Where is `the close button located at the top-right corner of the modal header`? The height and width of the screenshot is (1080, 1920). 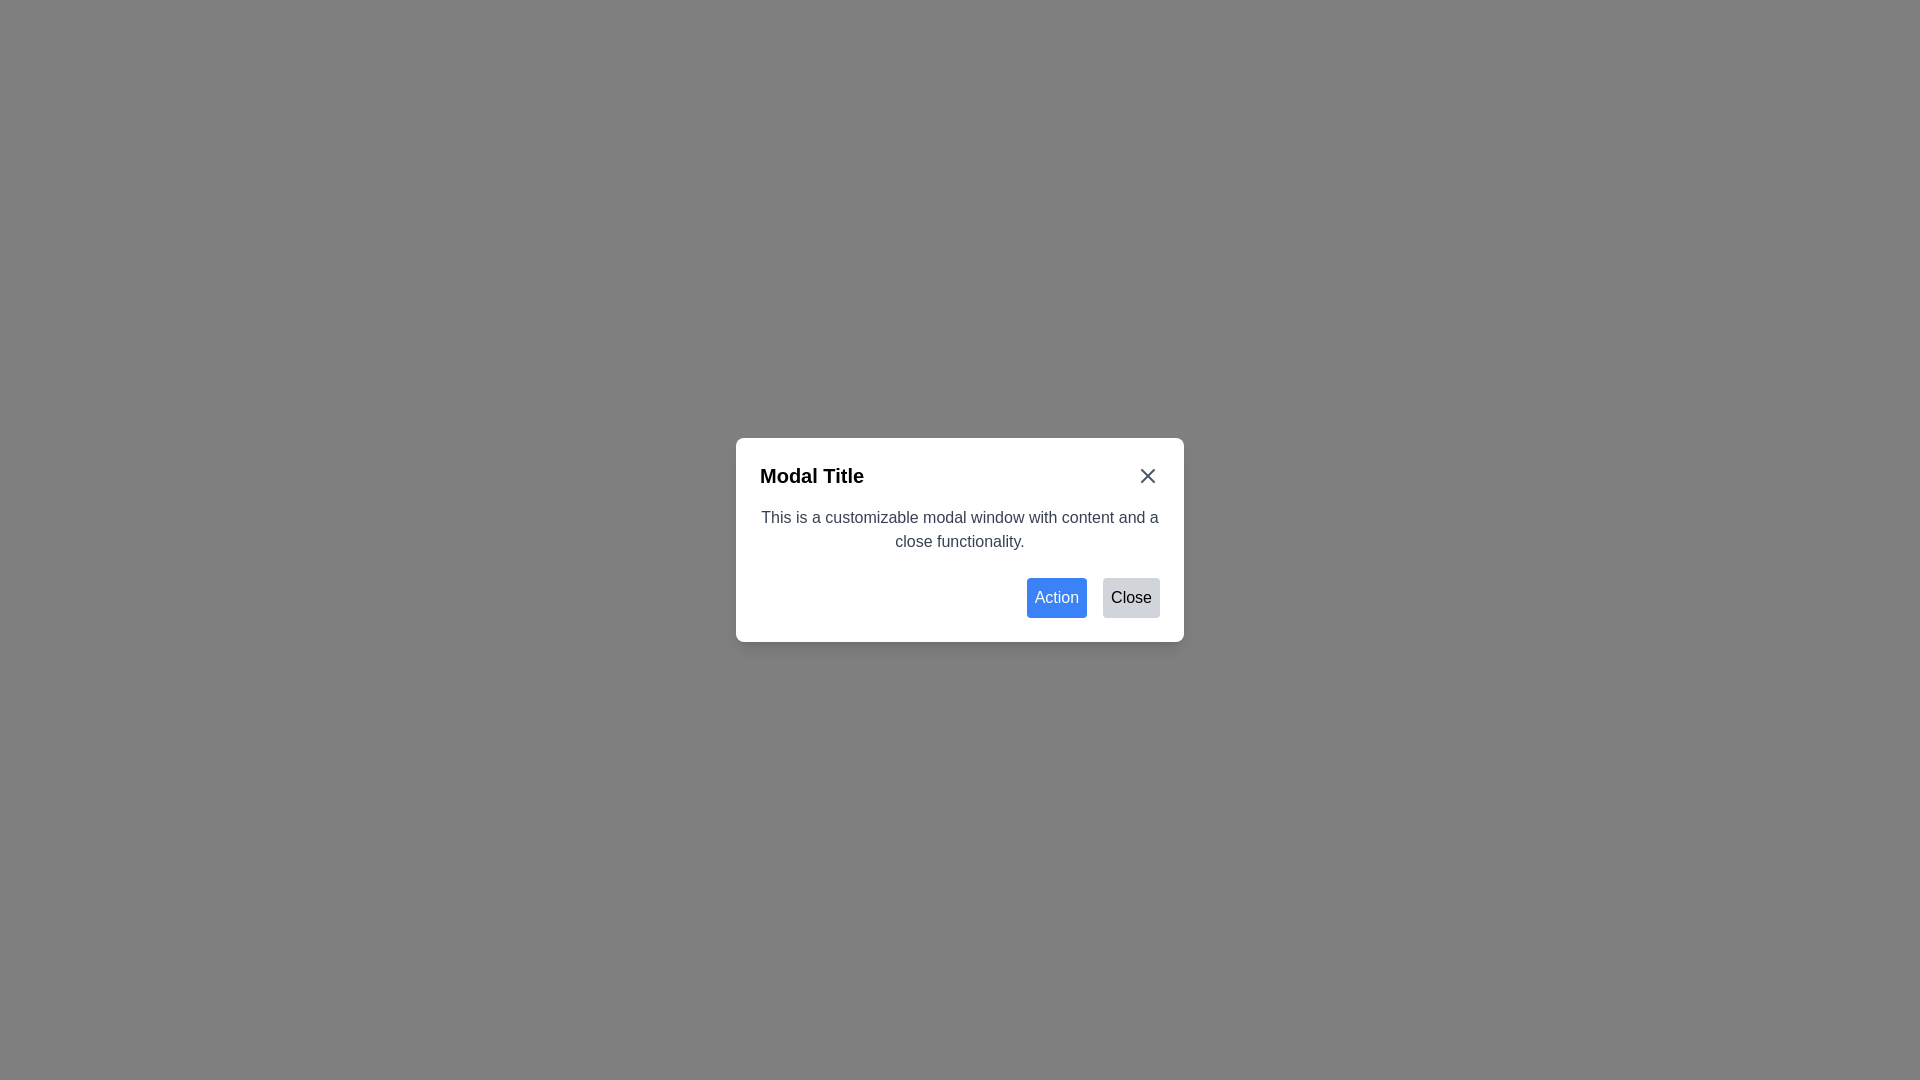
the close button located at the top-right corner of the modal header is located at coordinates (1147, 475).